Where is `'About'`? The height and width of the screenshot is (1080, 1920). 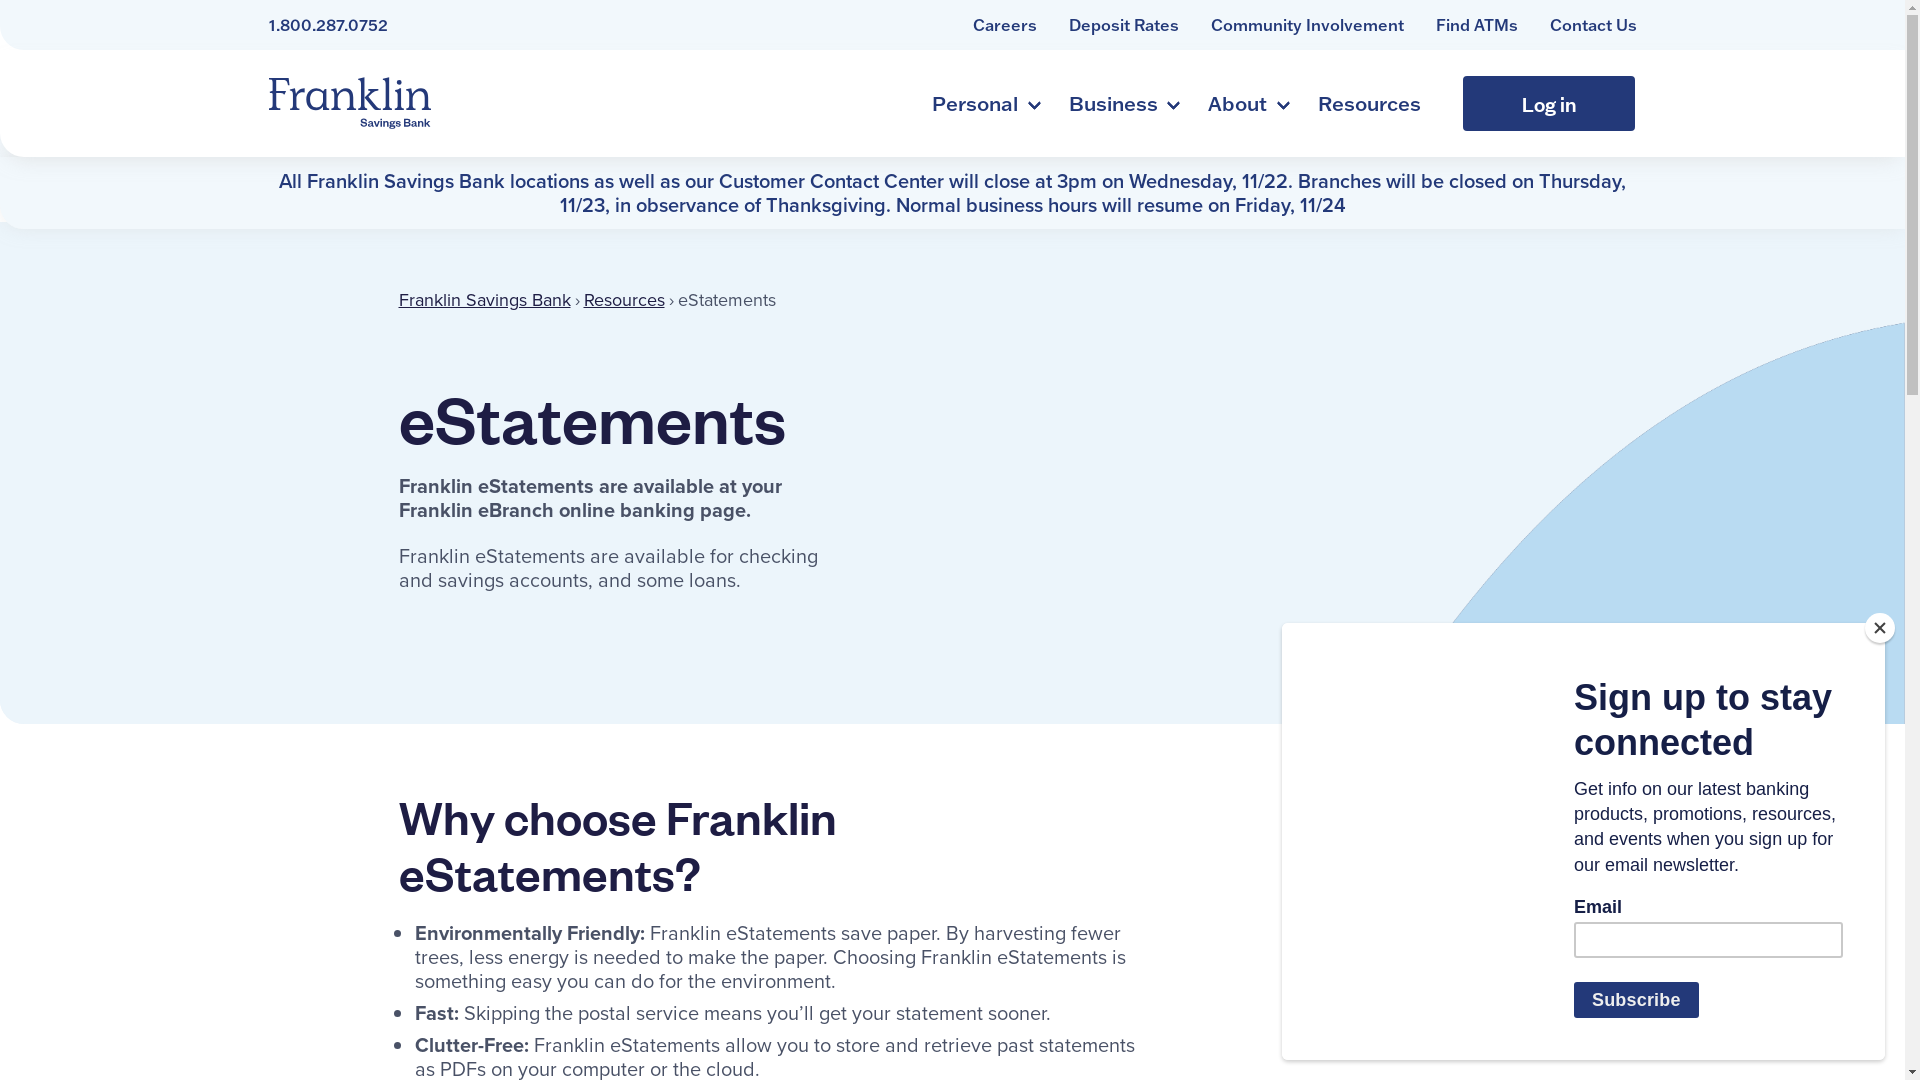
'About' is located at coordinates (1191, 103).